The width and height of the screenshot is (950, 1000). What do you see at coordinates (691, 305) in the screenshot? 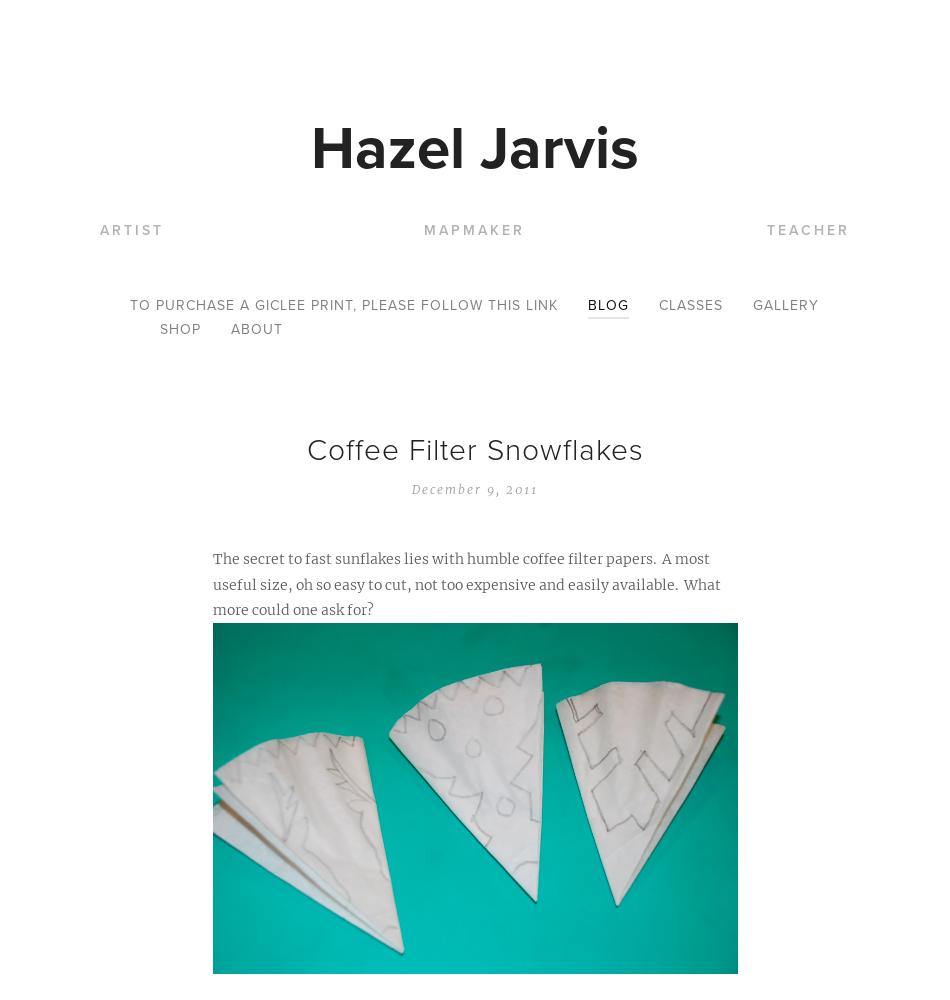
I see `'Classes'` at bounding box center [691, 305].